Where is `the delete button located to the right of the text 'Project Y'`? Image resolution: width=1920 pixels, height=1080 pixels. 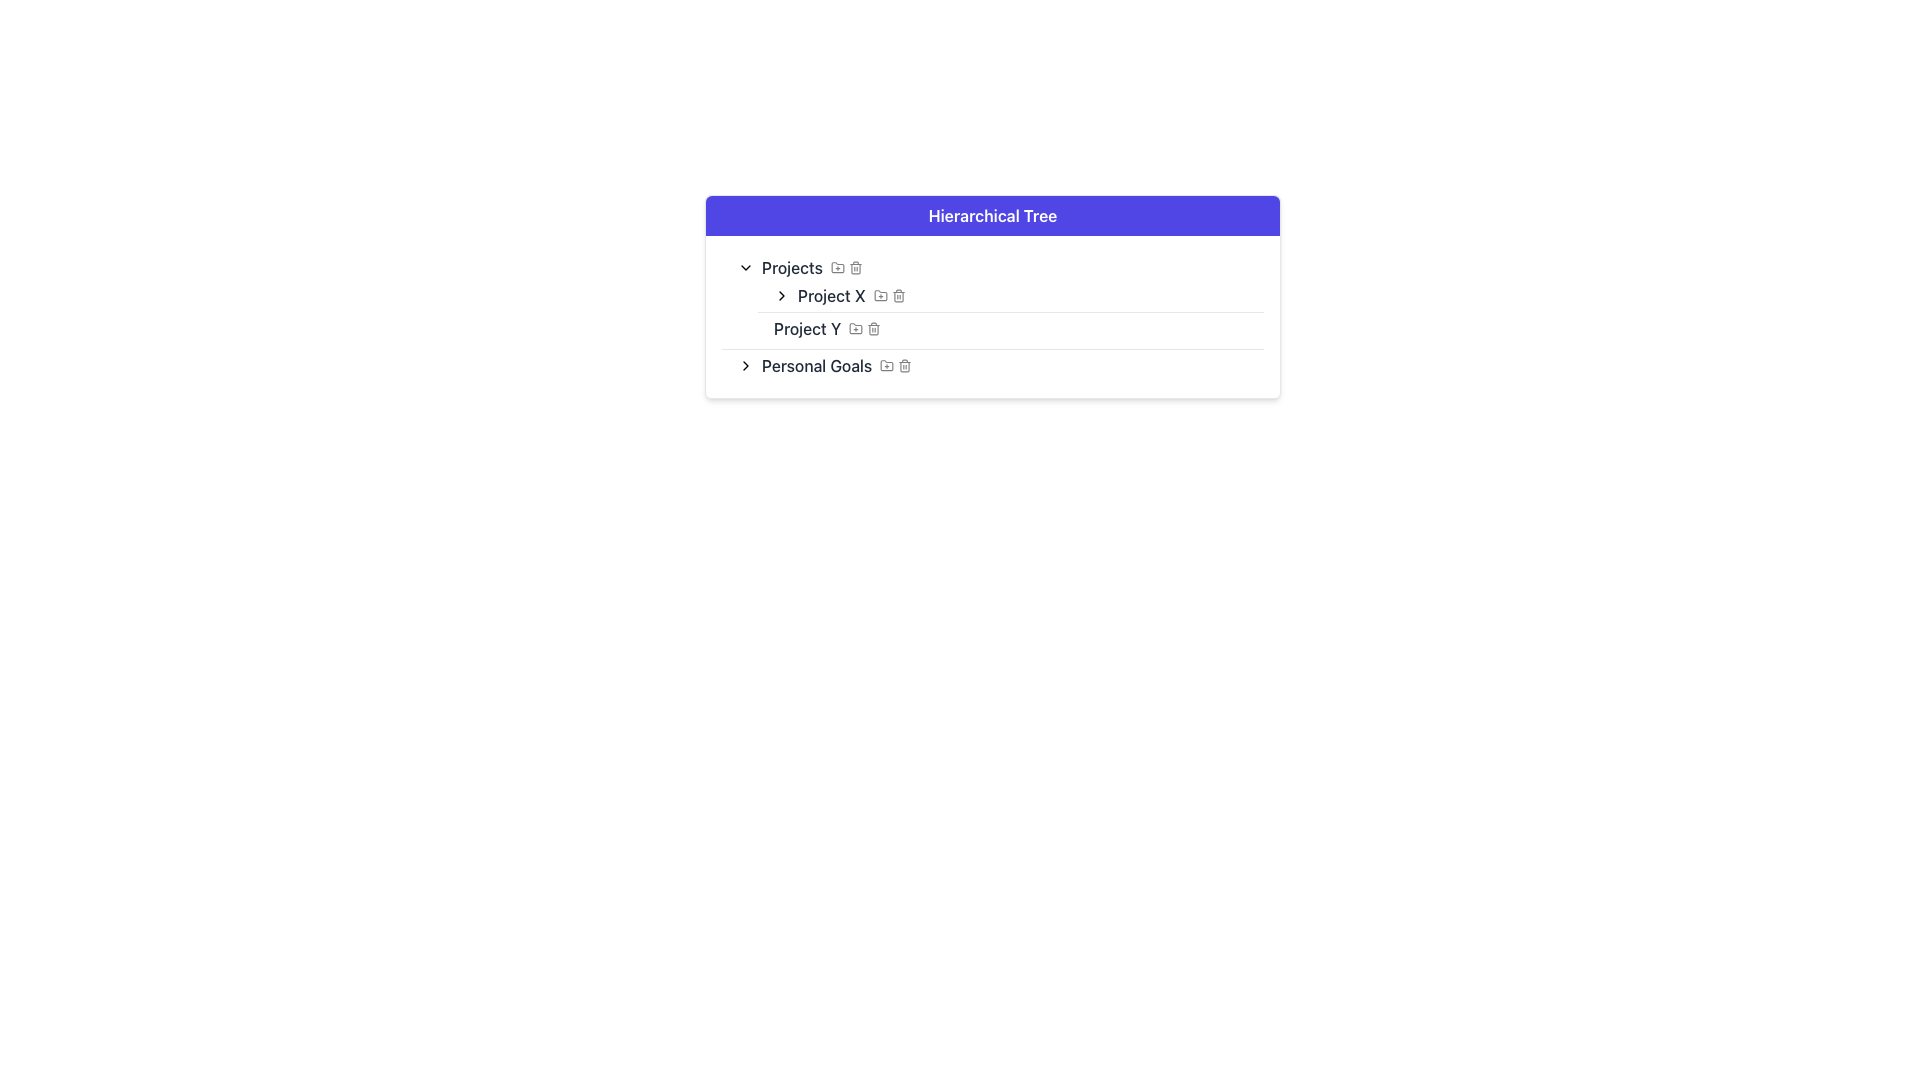
the delete button located to the right of the text 'Project Y' is located at coordinates (874, 327).